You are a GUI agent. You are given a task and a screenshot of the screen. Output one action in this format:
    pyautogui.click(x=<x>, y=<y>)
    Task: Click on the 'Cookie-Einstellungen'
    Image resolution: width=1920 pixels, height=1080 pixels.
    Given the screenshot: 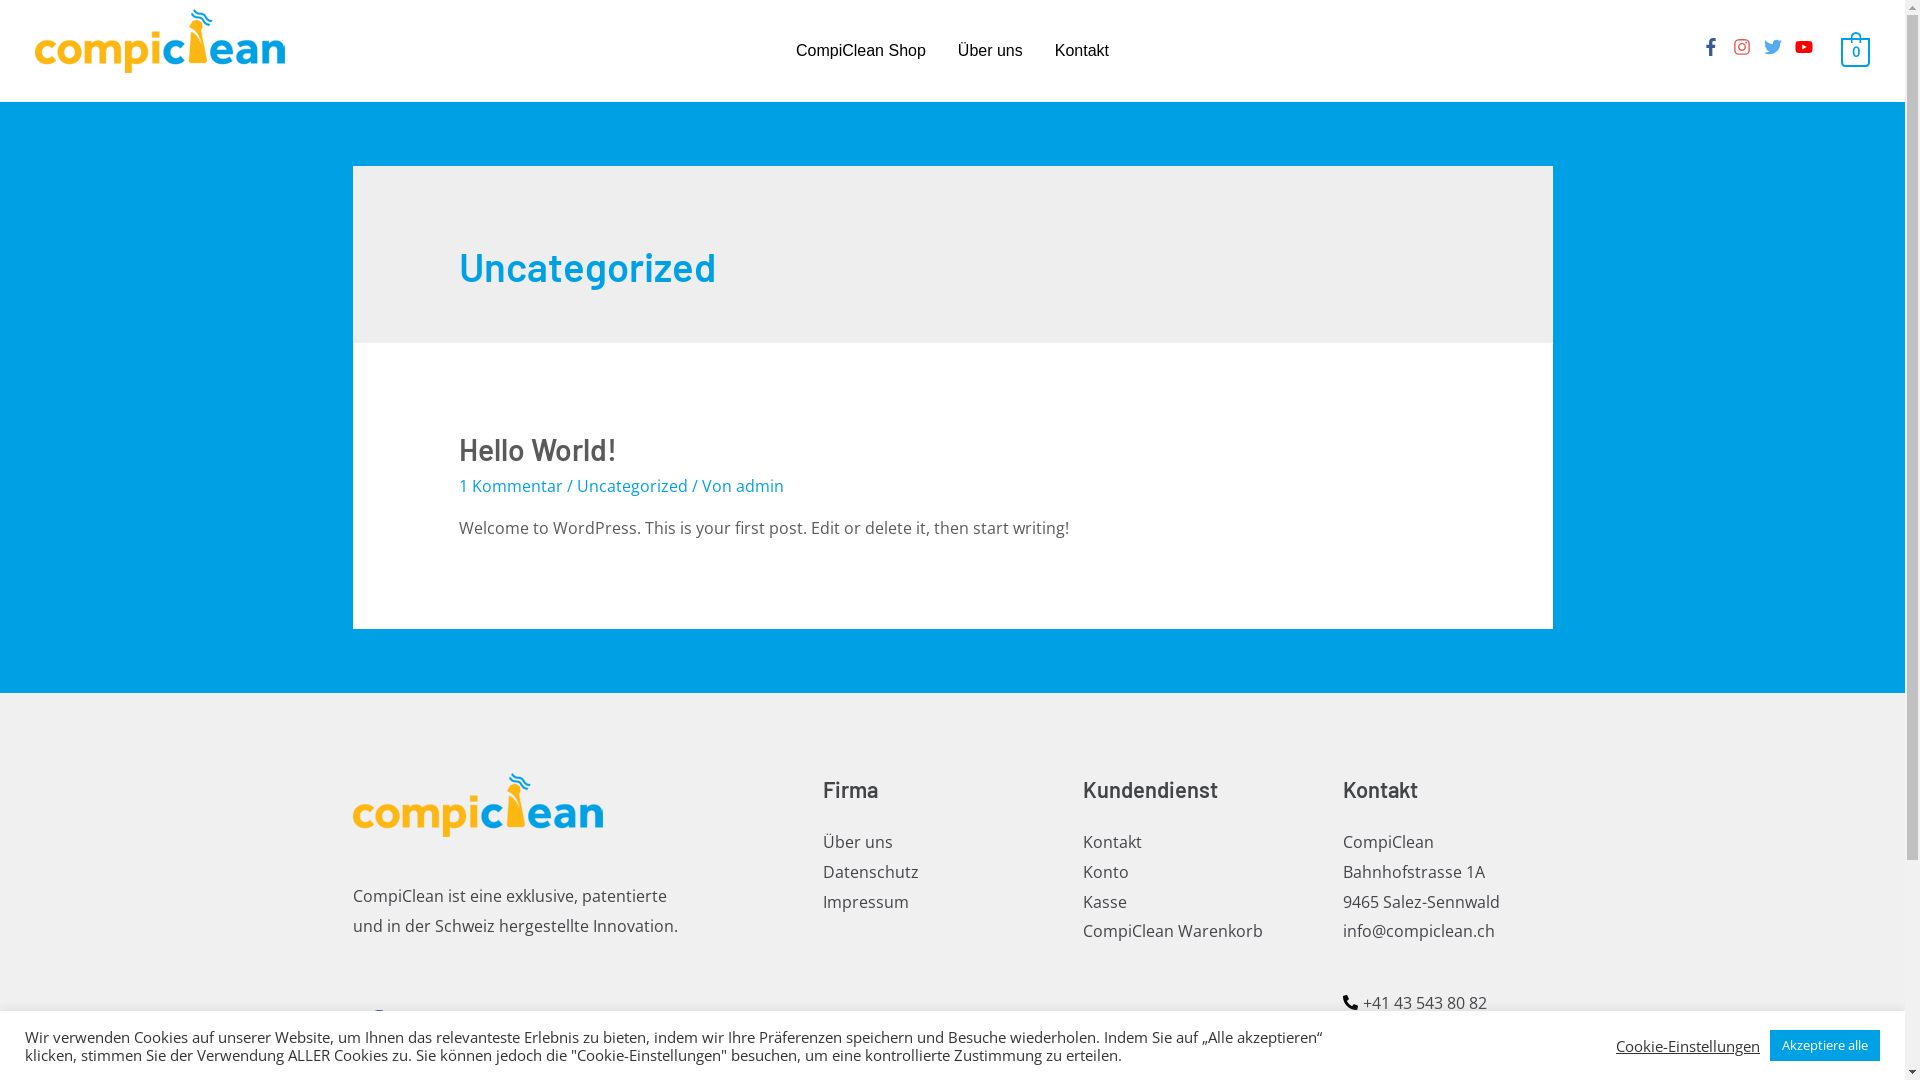 What is the action you would take?
    pyautogui.click(x=1687, y=1044)
    